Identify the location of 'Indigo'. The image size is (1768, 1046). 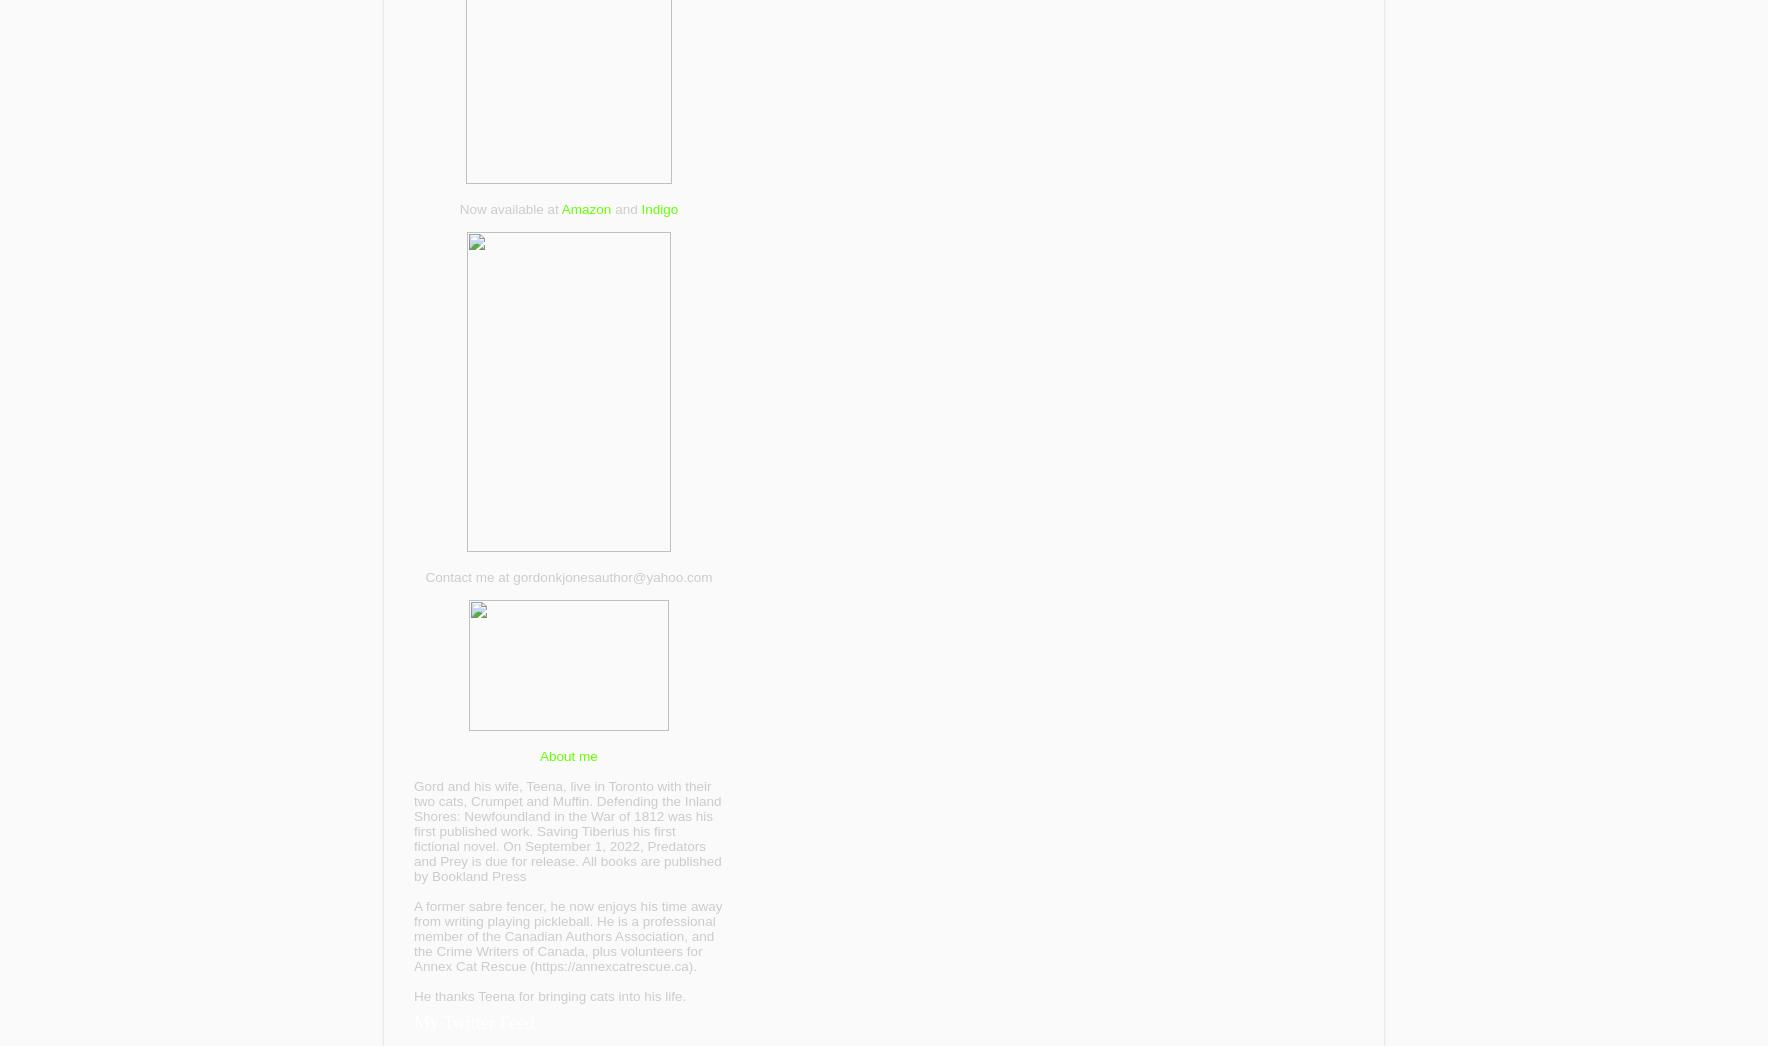
(658, 208).